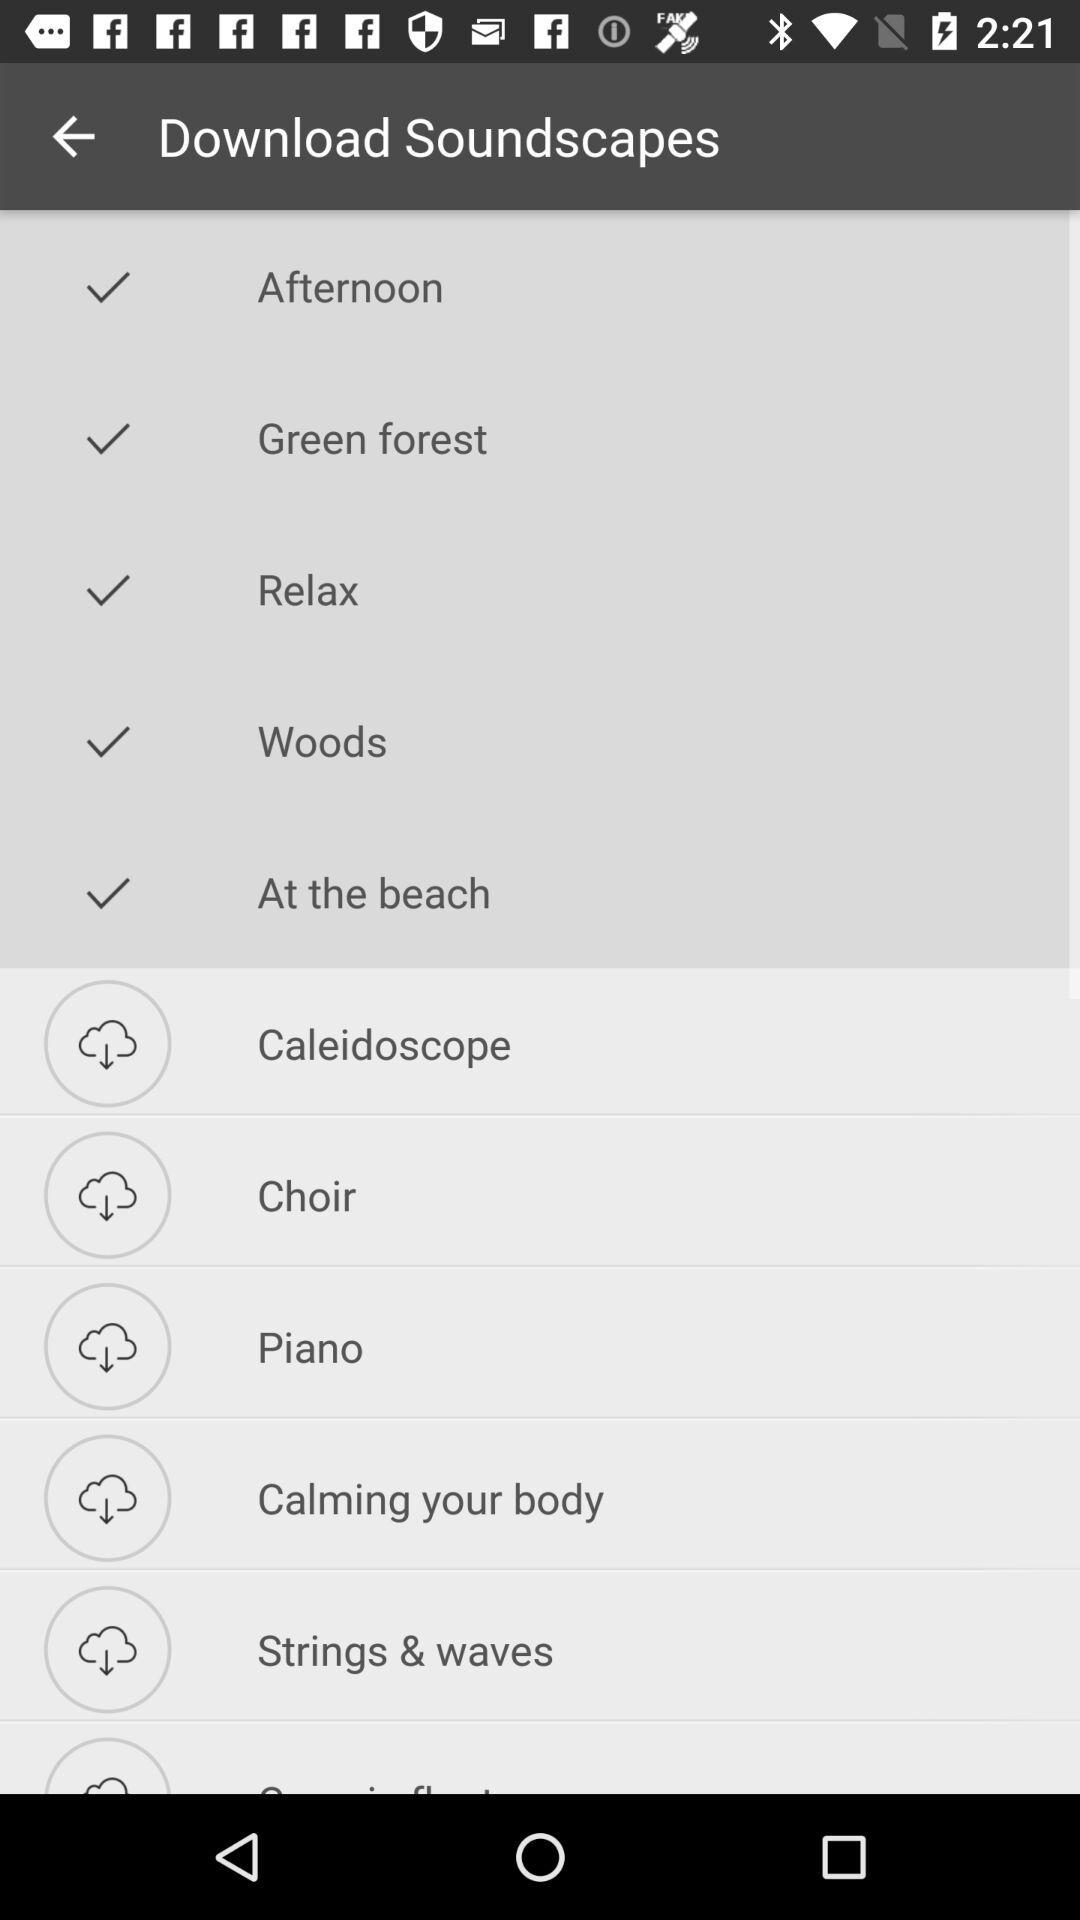  Describe the element at coordinates (668, 1758) in the screenshot. I see `item below the strings & waves icon` at that location.